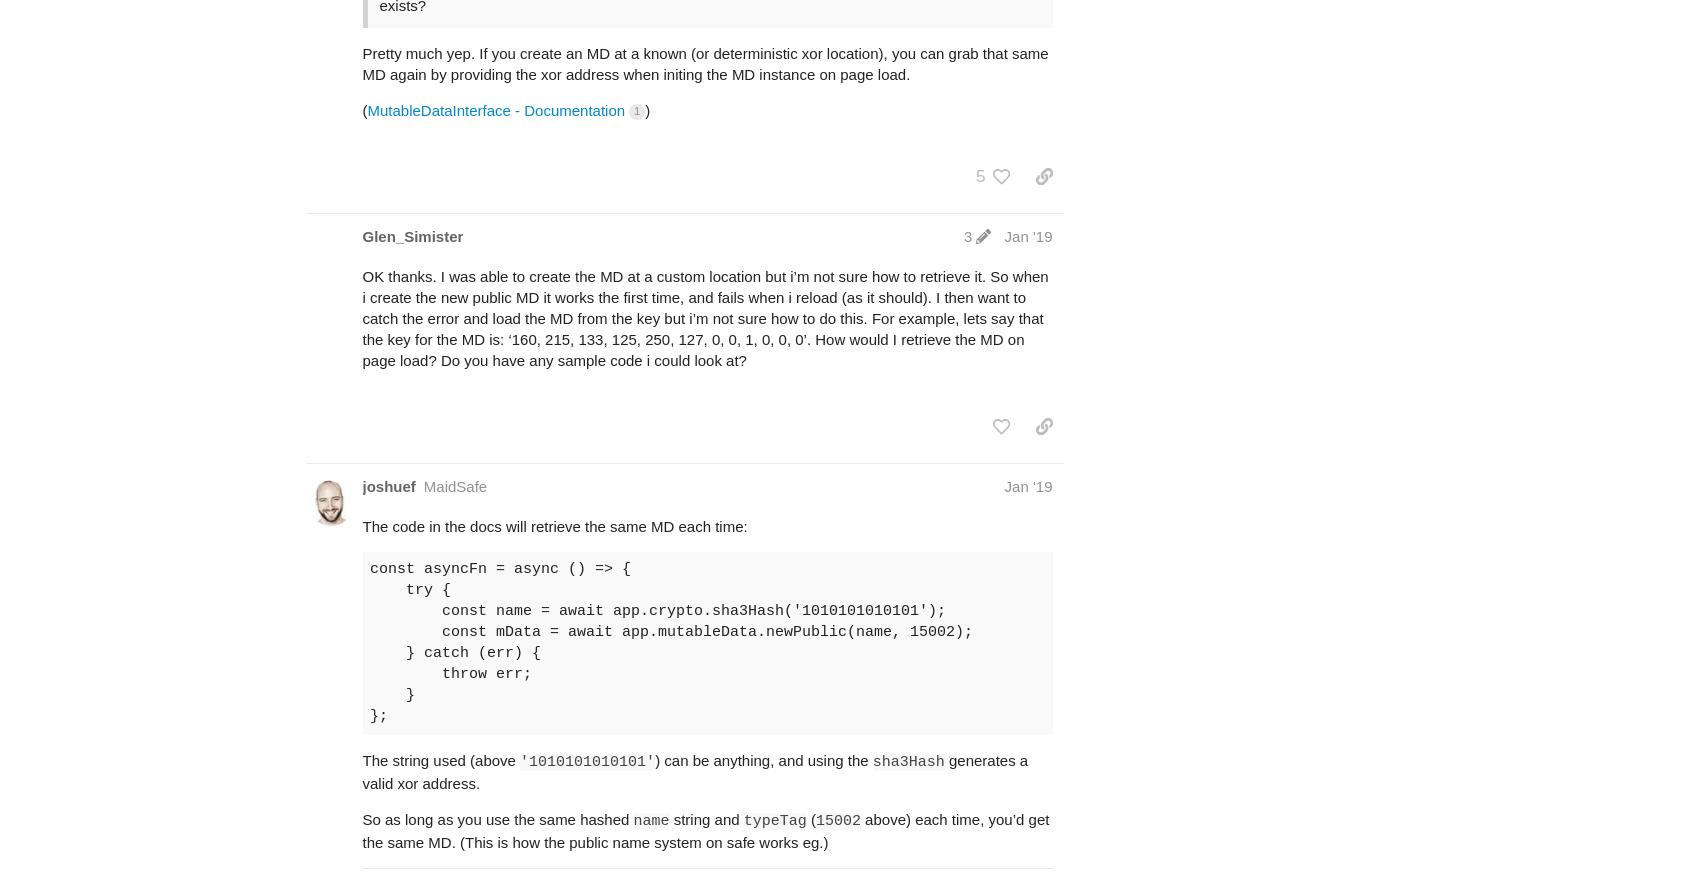 Image resolution: width=1701 pixels, height=890 pixels. I want to click on 'So as long as you use the same hashed', so click(497, 817).